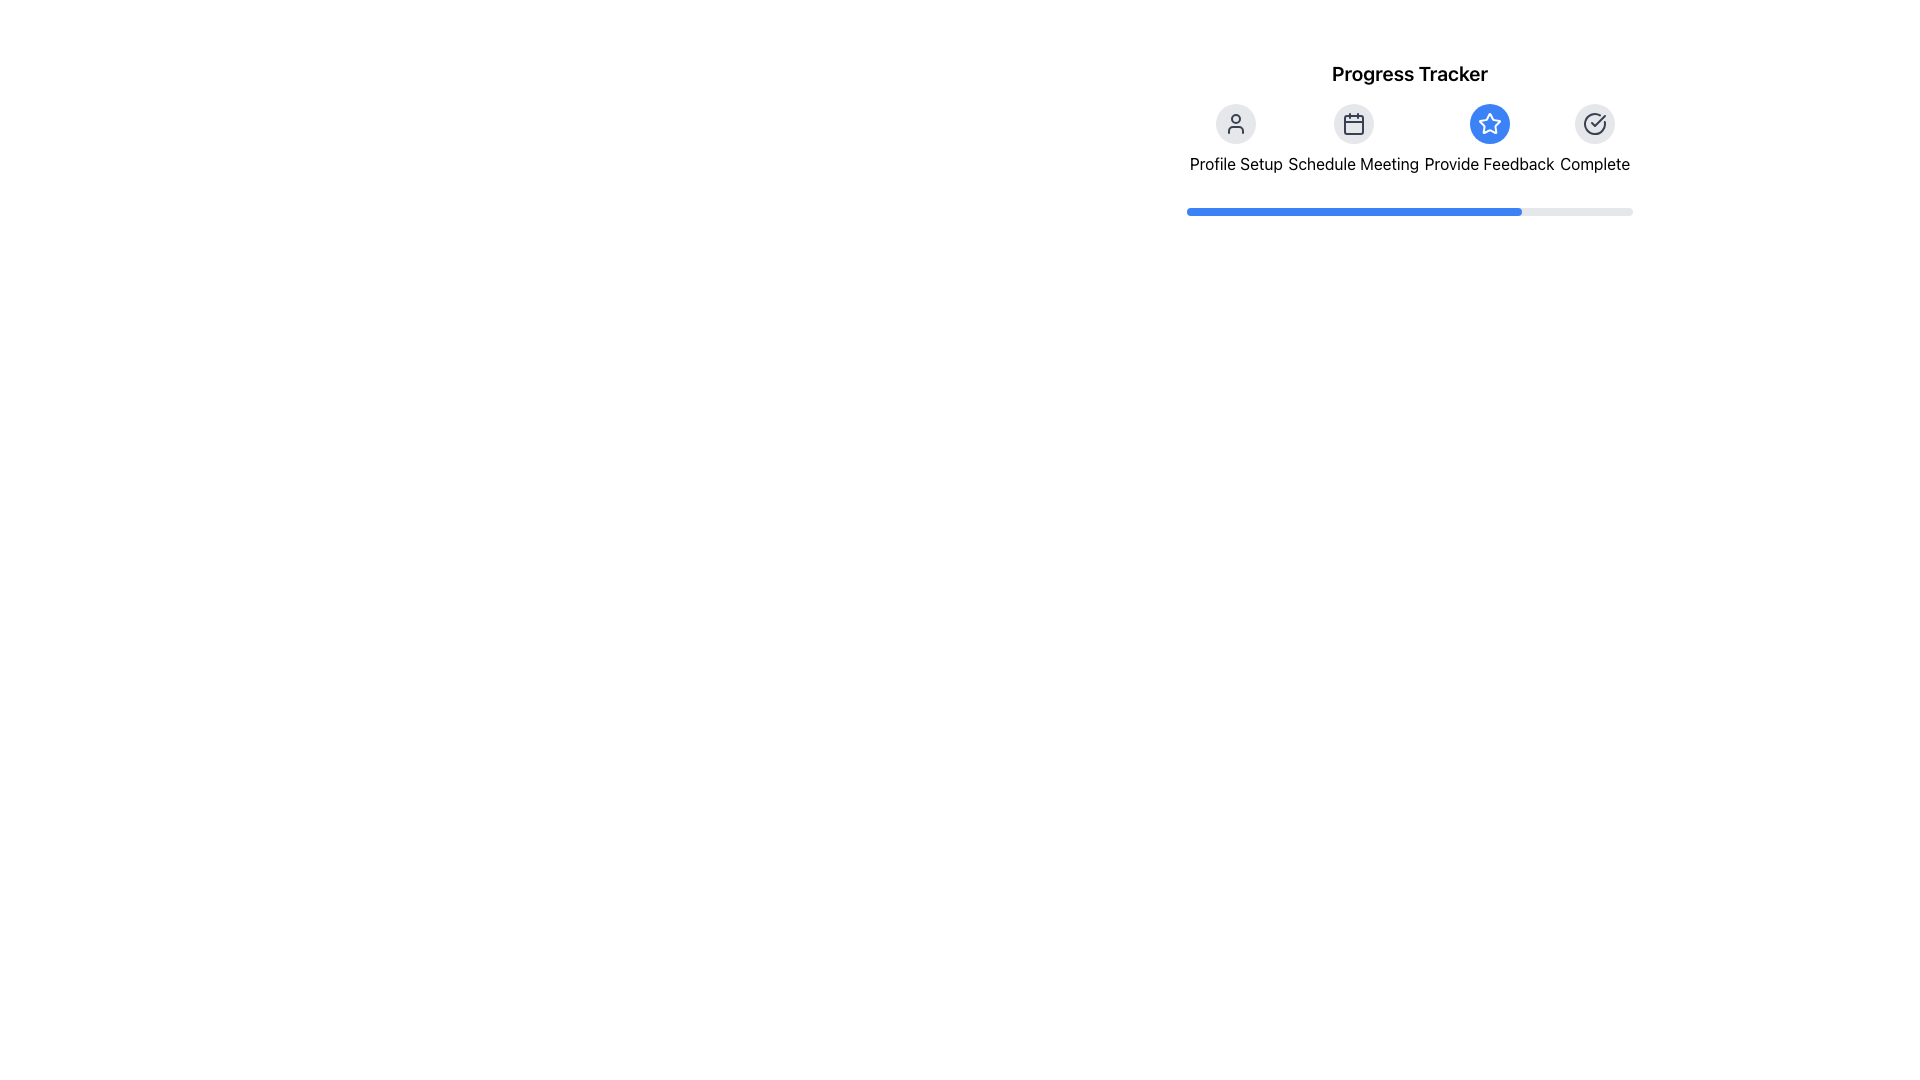 Image resolution: width=1920 pixels, height=1080 pixels. I want to click on the 'Complete' step in the progress tracker, which is the final step located at the far-right of the interface, so click(1594, 138).